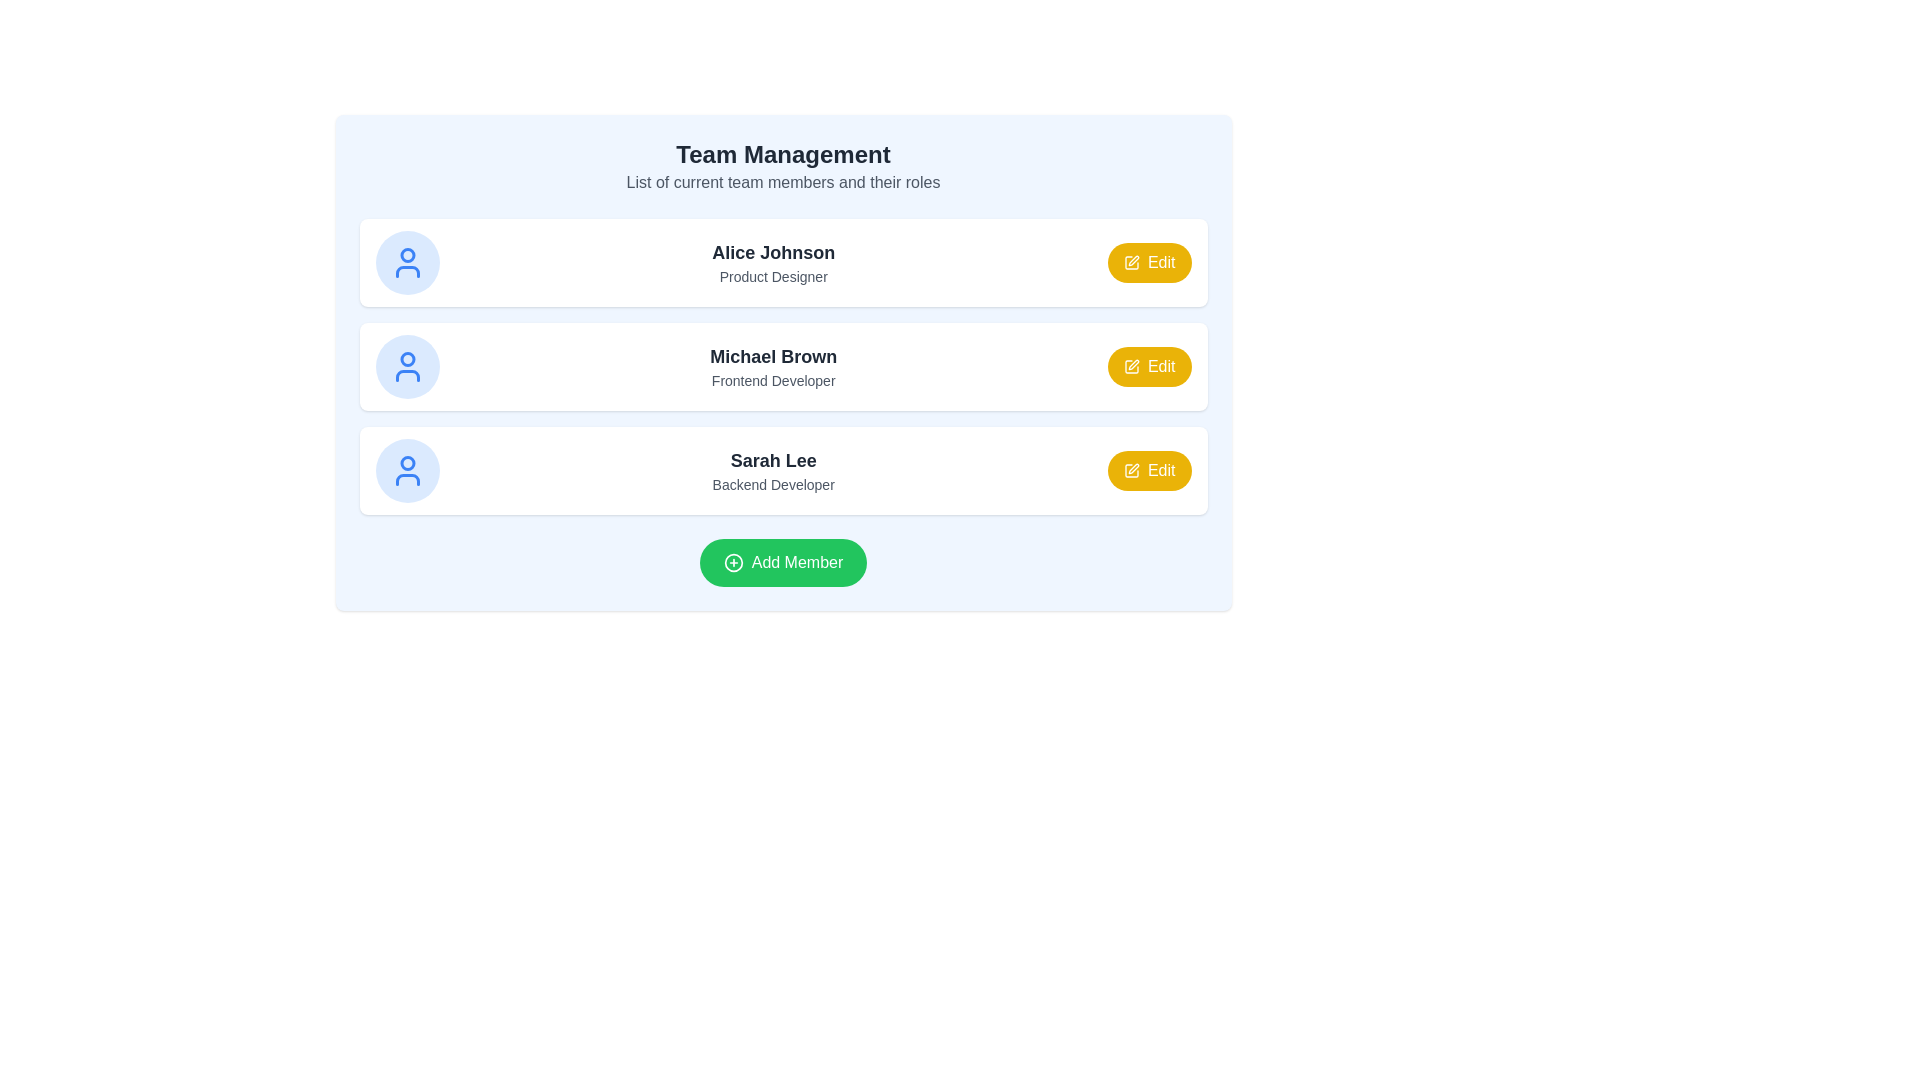 The height and width of the screenshot is (1080, 1920). I want to click on the text label displaying 'Alice Johnson', which identifies the individual in the first entry of the vertical list under 'Team Management', so click(772, 252).